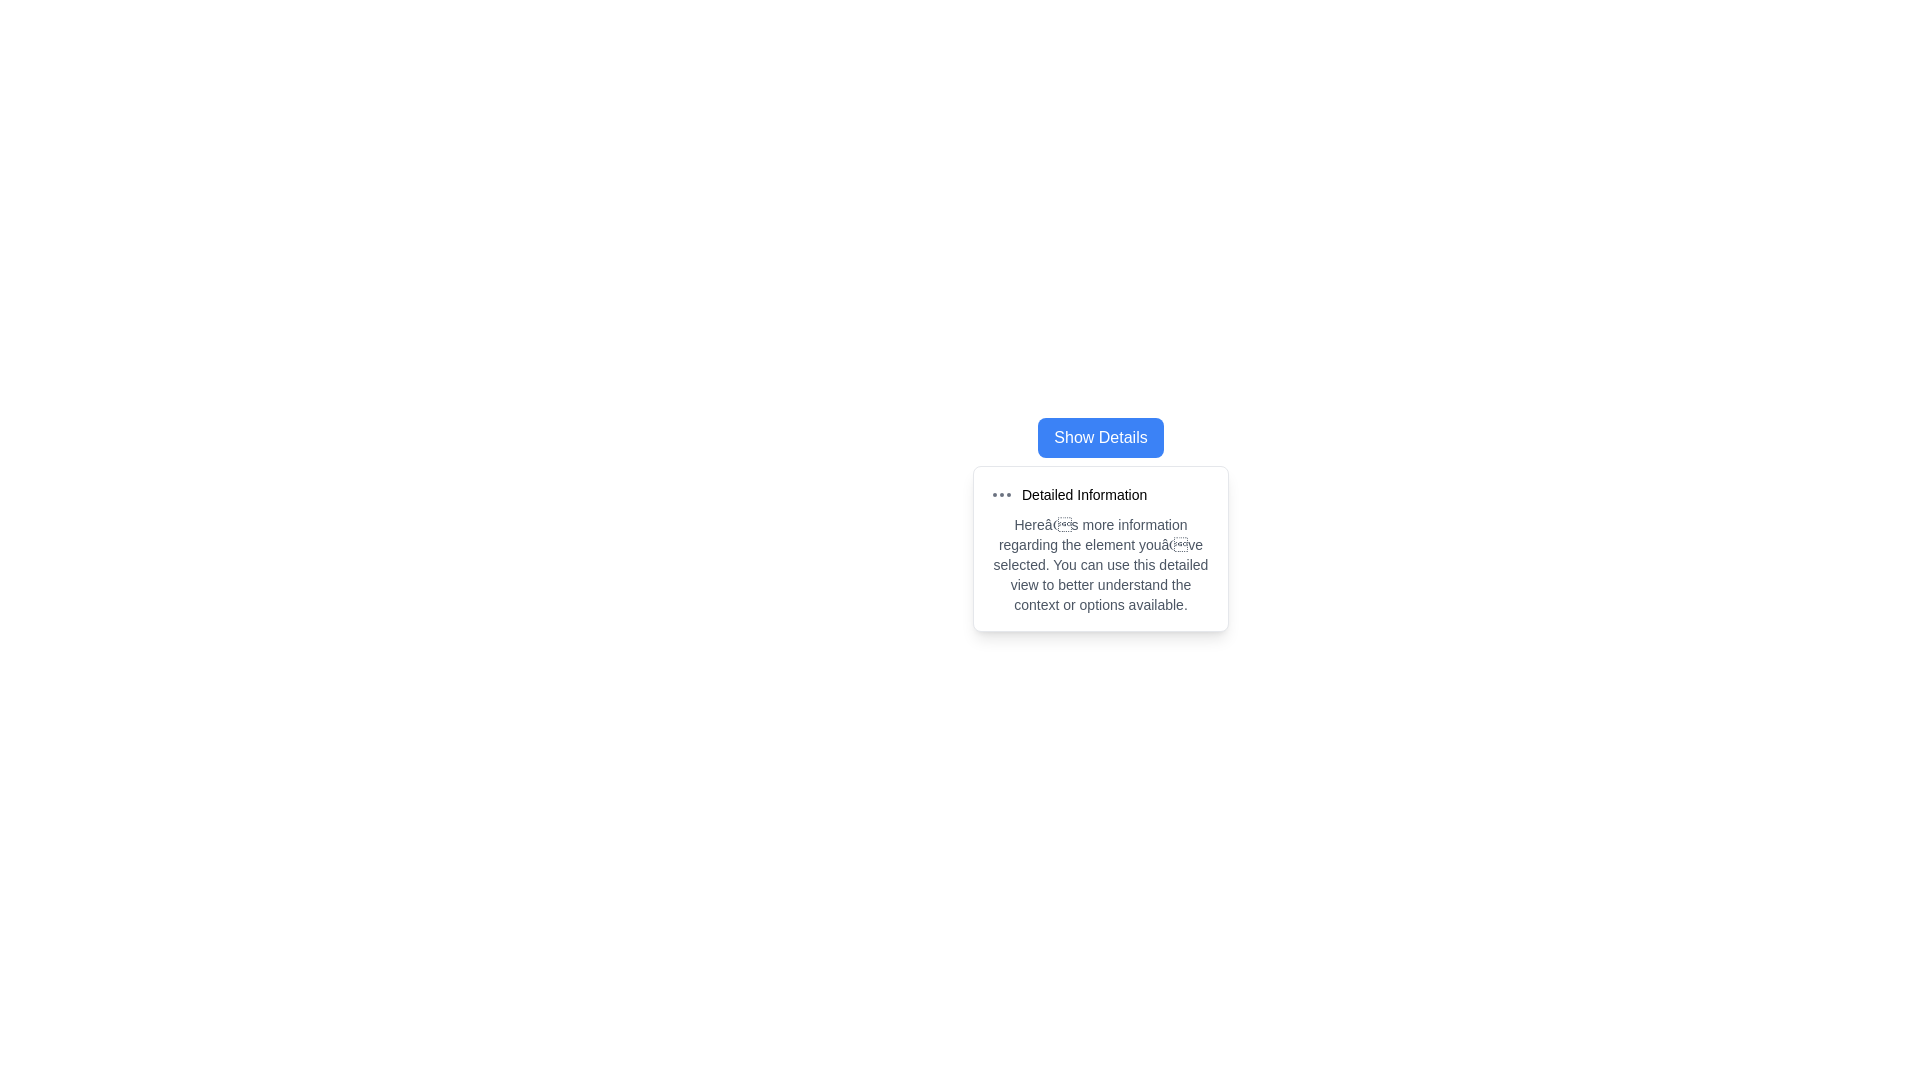 Image resolution: width=1920 pixels, height=1080 pixels. I want to click on the 'More Options' icon located on the left side of the 'Detailed Information' text, so click(1002, 494).